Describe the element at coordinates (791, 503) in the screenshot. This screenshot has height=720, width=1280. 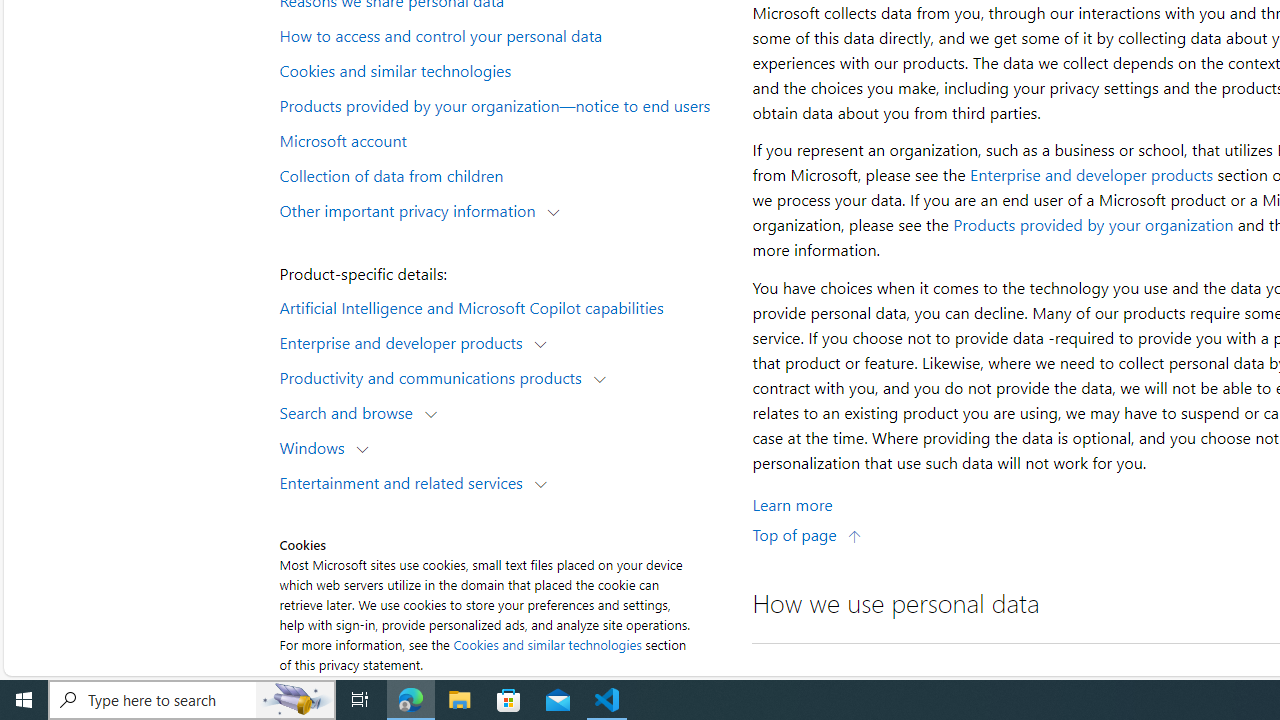
I see `'Learn More about Personal data we collect'` at that location.